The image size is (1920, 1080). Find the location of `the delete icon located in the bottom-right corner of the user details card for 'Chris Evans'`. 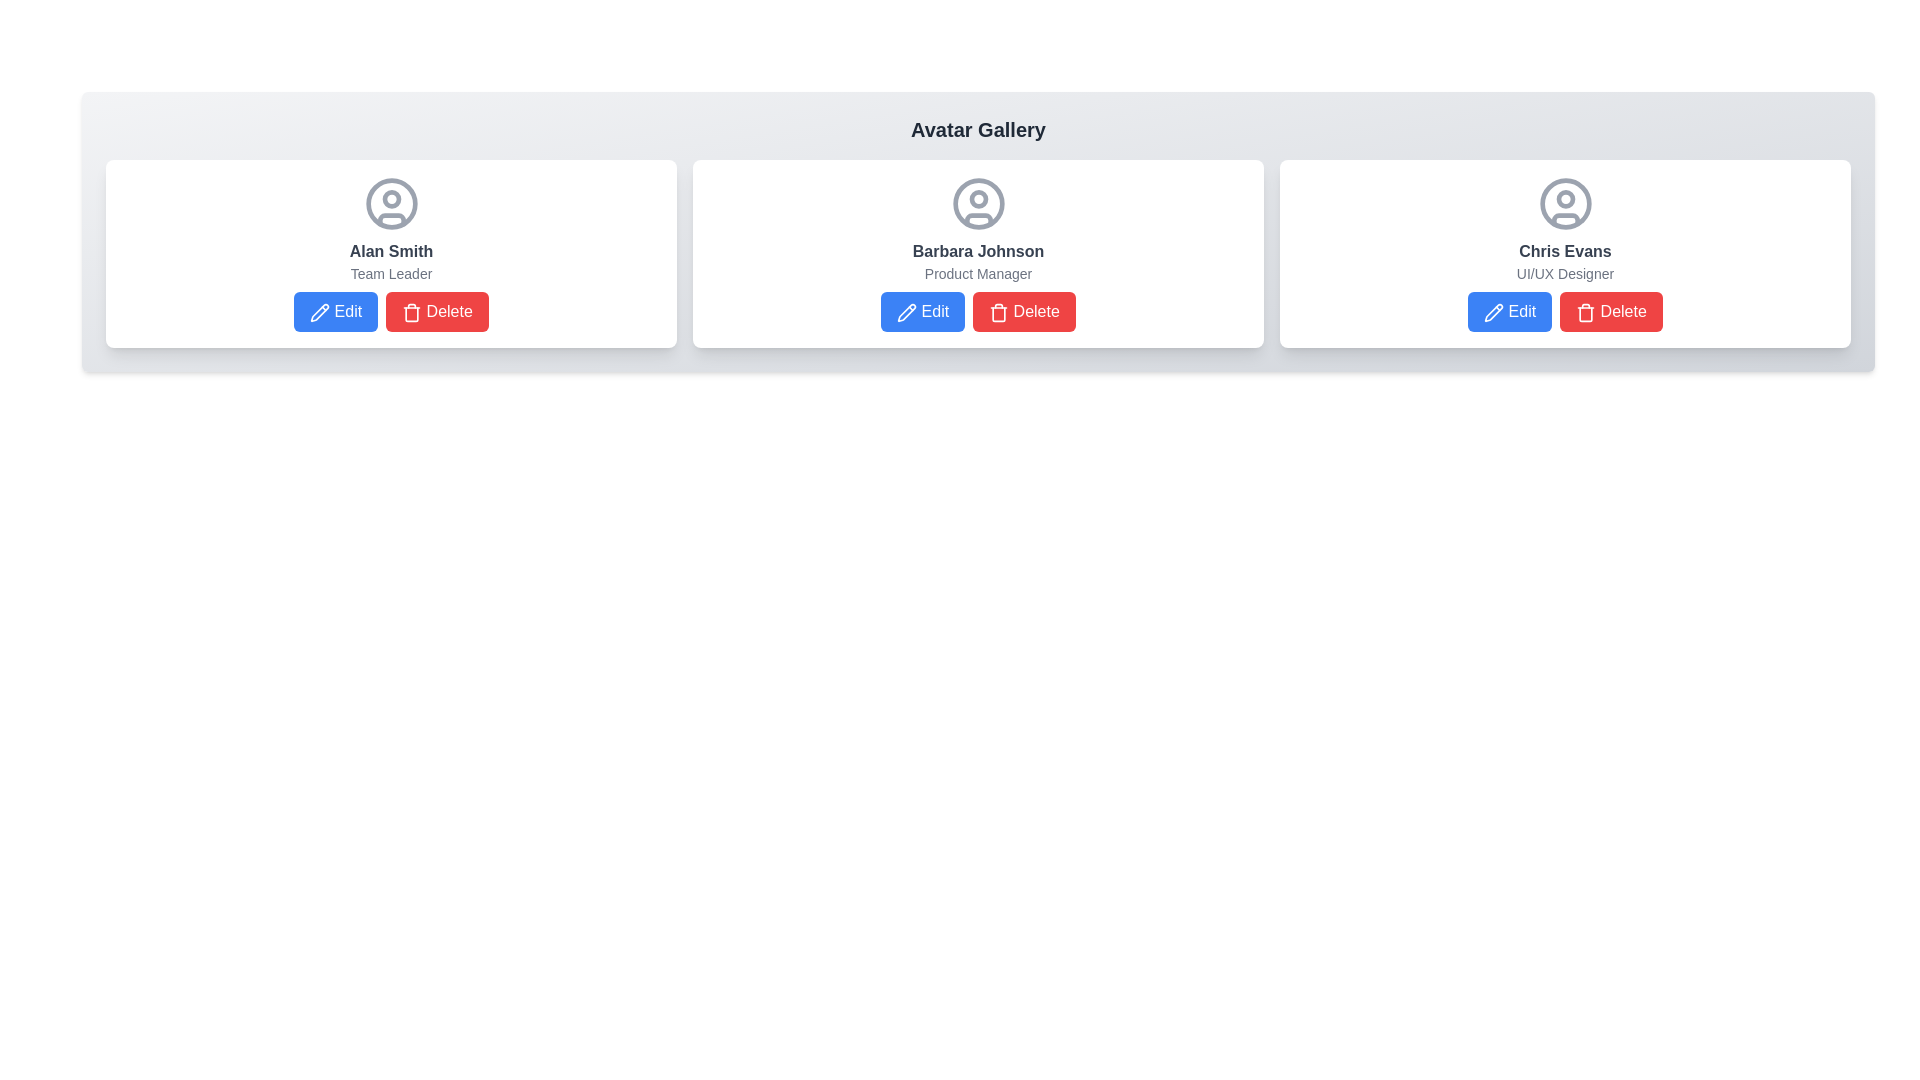

the delete icon located in the bottom-right corner of the user details card for 'Chris Evans' is located at coordinates (1585, 312).